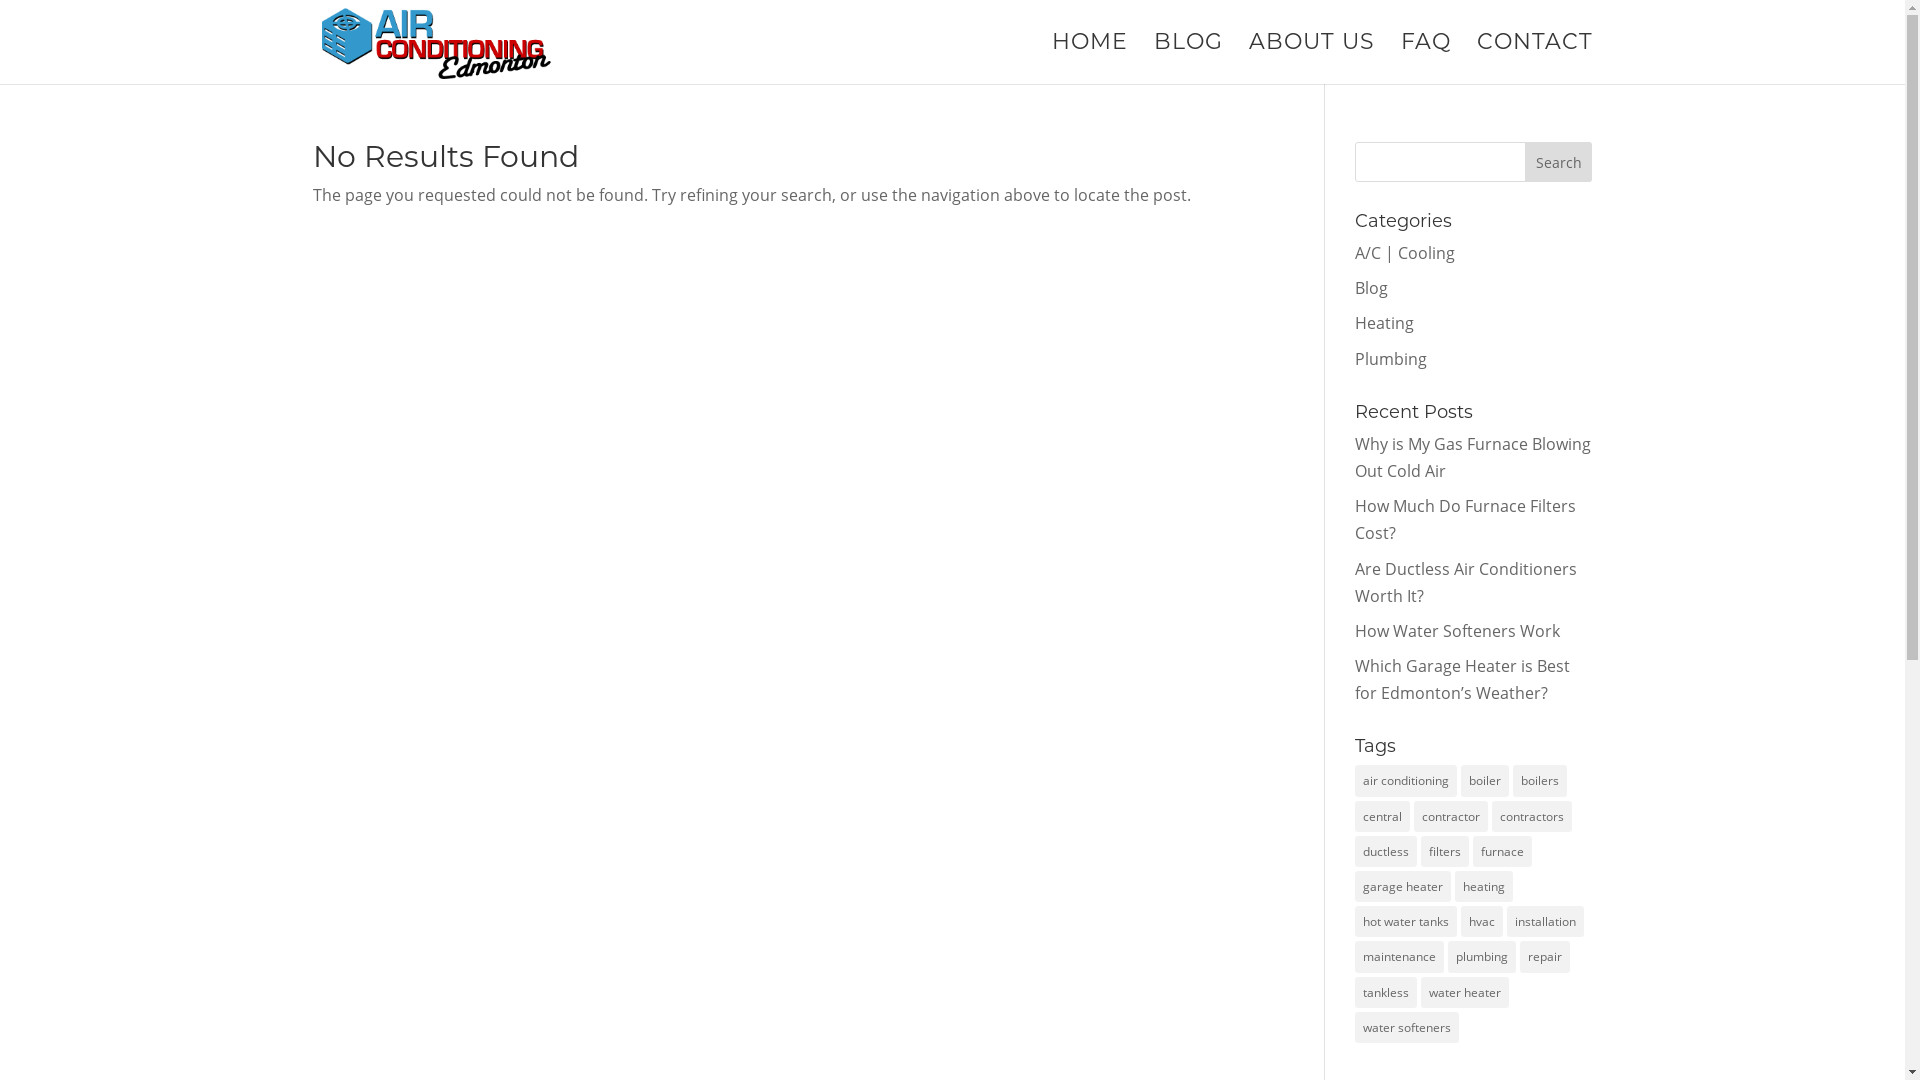 This screenshot has width=1920, height=1080. What do you see at coordinates (1370, 288) in the screenshot?
I see `'Blog'` at bounding box center [1370, 288].